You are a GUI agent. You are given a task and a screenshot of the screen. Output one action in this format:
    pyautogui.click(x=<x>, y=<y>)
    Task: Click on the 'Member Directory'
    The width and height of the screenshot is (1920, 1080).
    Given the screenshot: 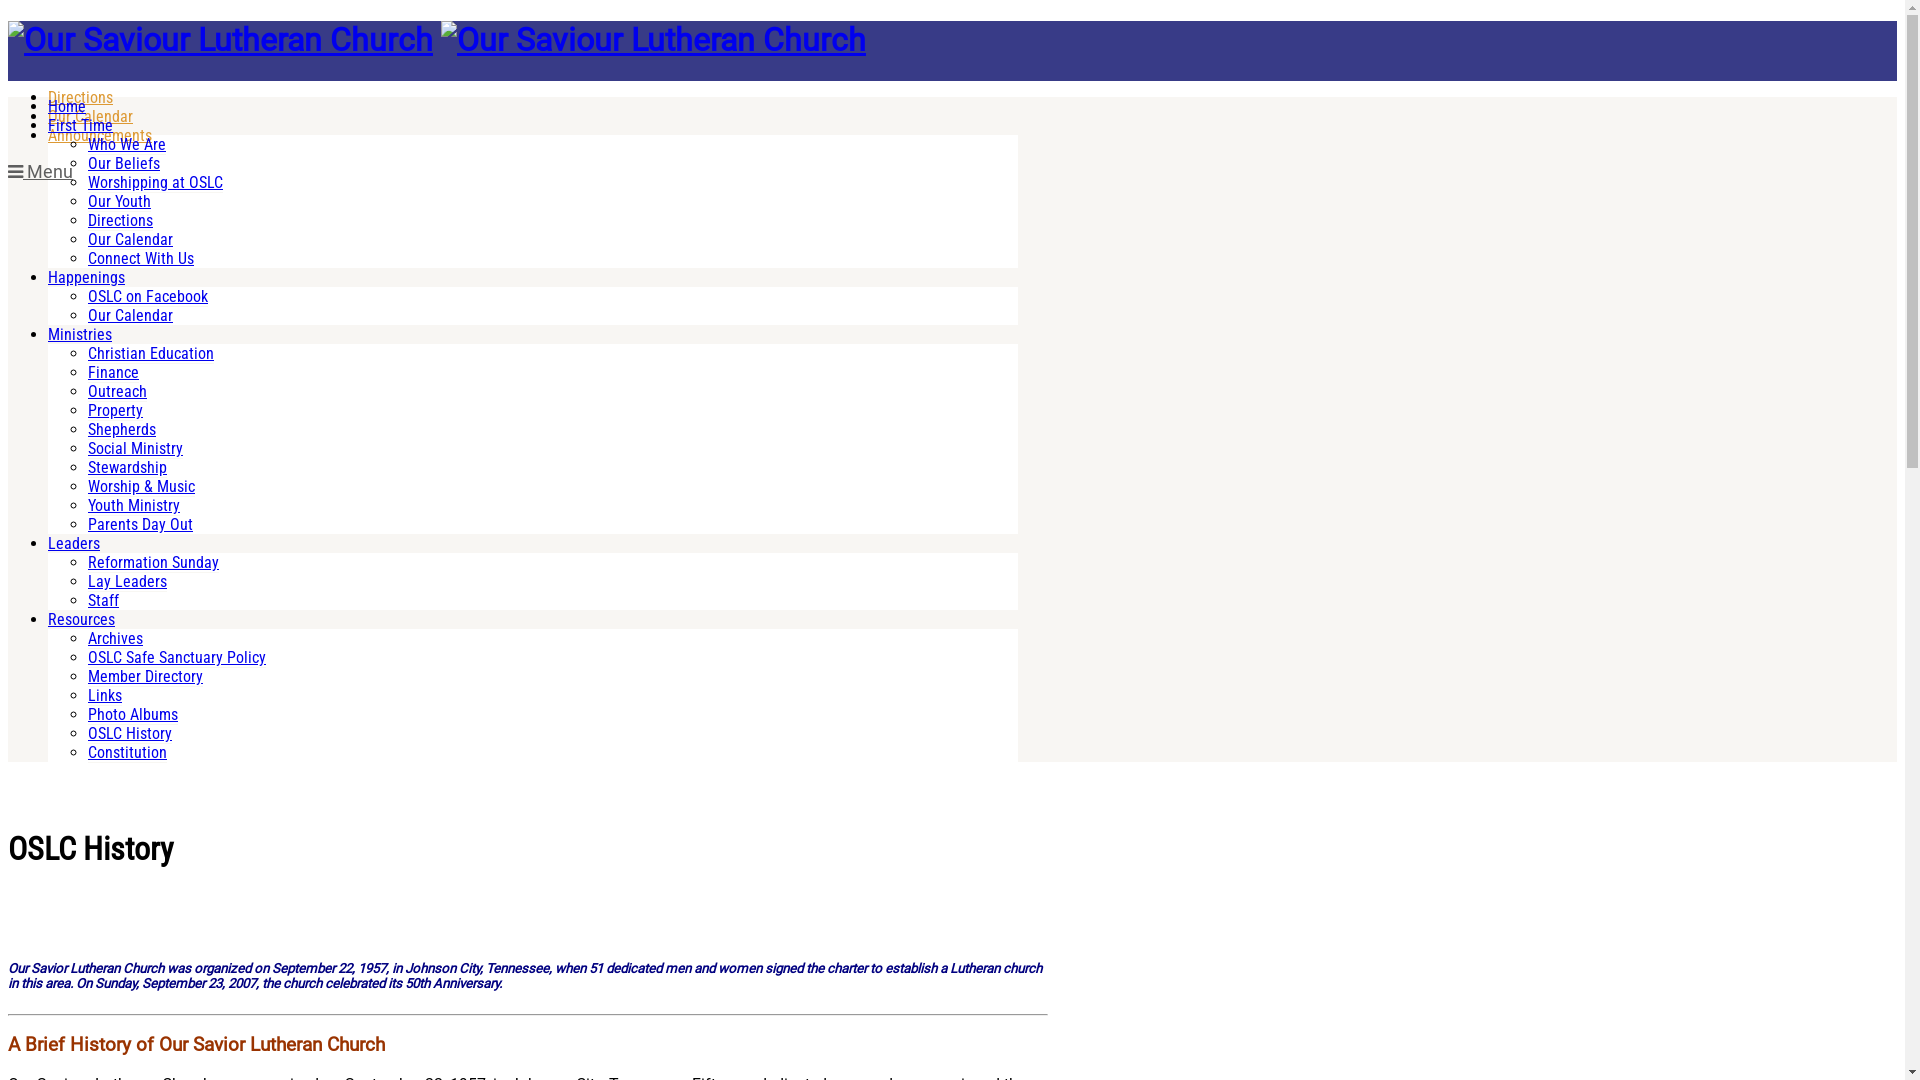 What is the action you would take?
    pyautogui.click(x=144, y=676)
    